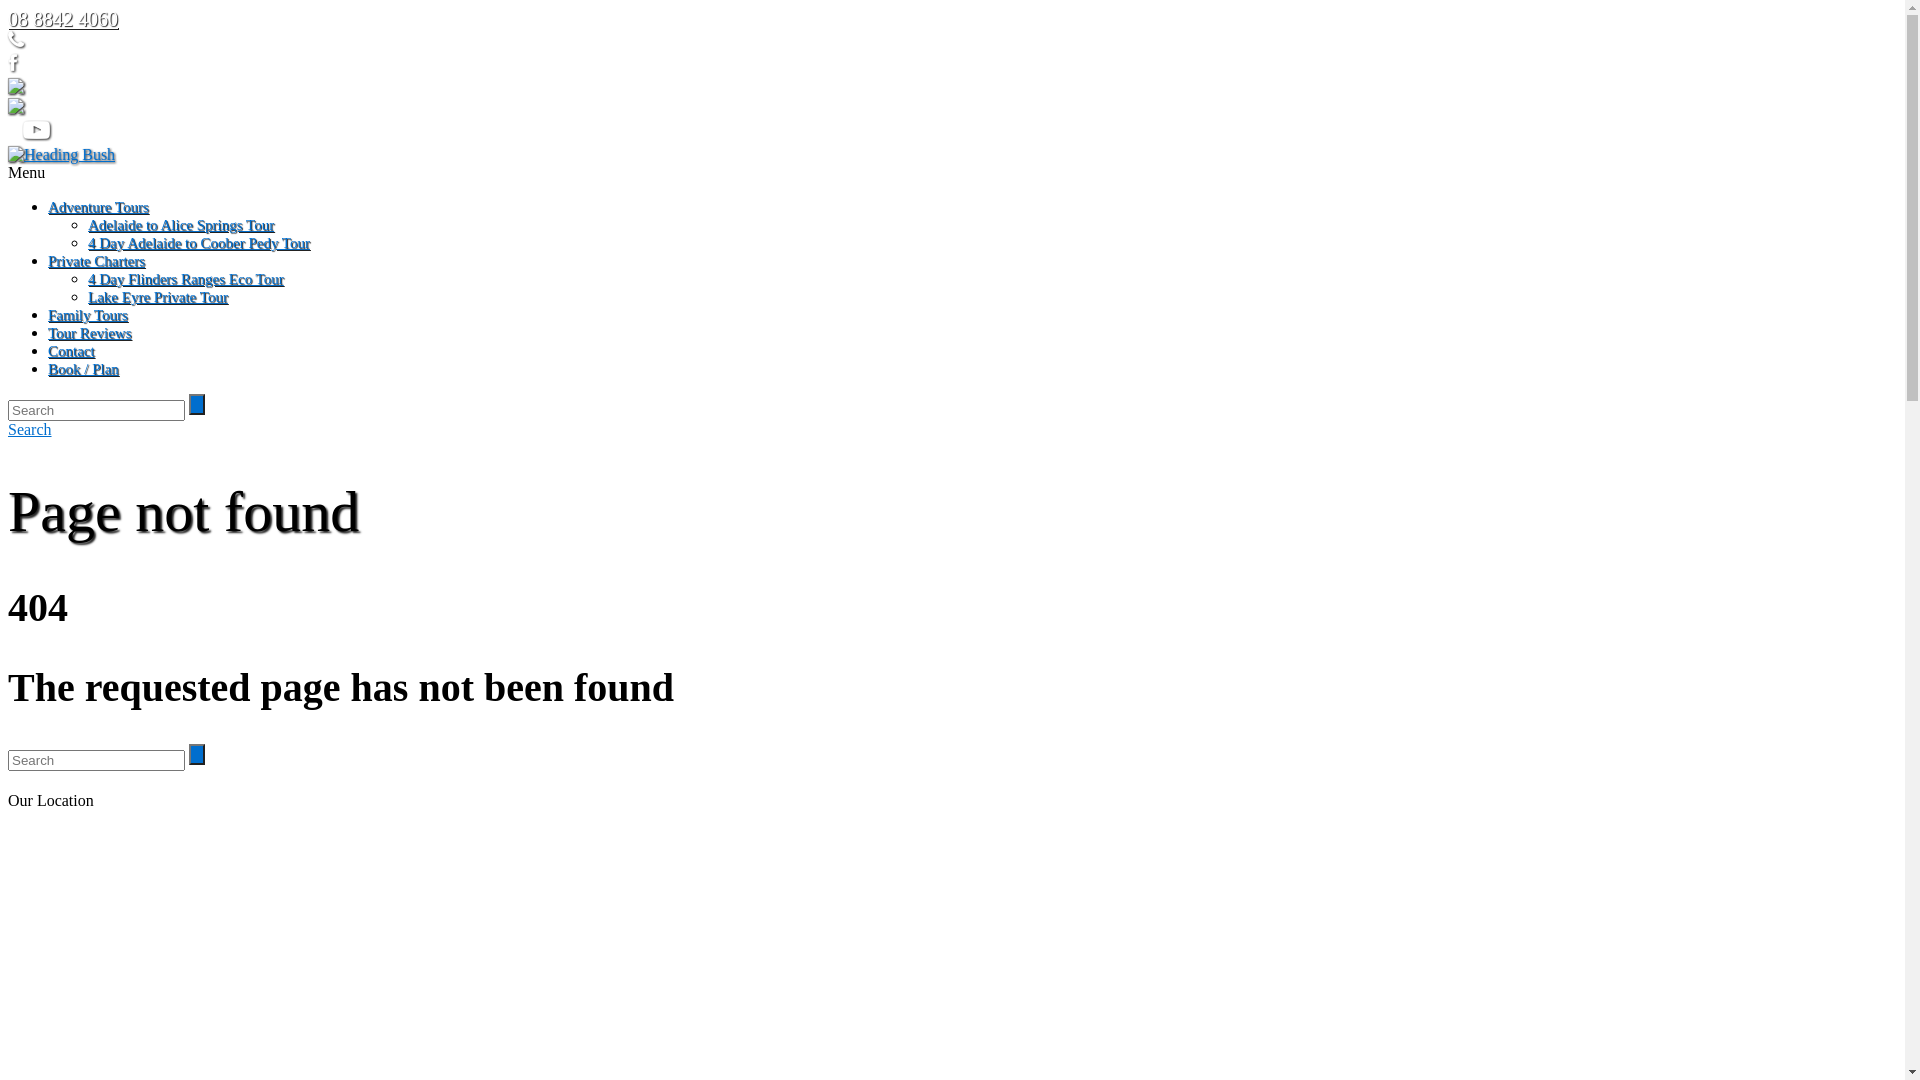 This screenshot has height=1080, width=1920. What do you see at coordinates (29, 428) in the screenshot?
I see `'Search'` at bounding box center [29, 428].